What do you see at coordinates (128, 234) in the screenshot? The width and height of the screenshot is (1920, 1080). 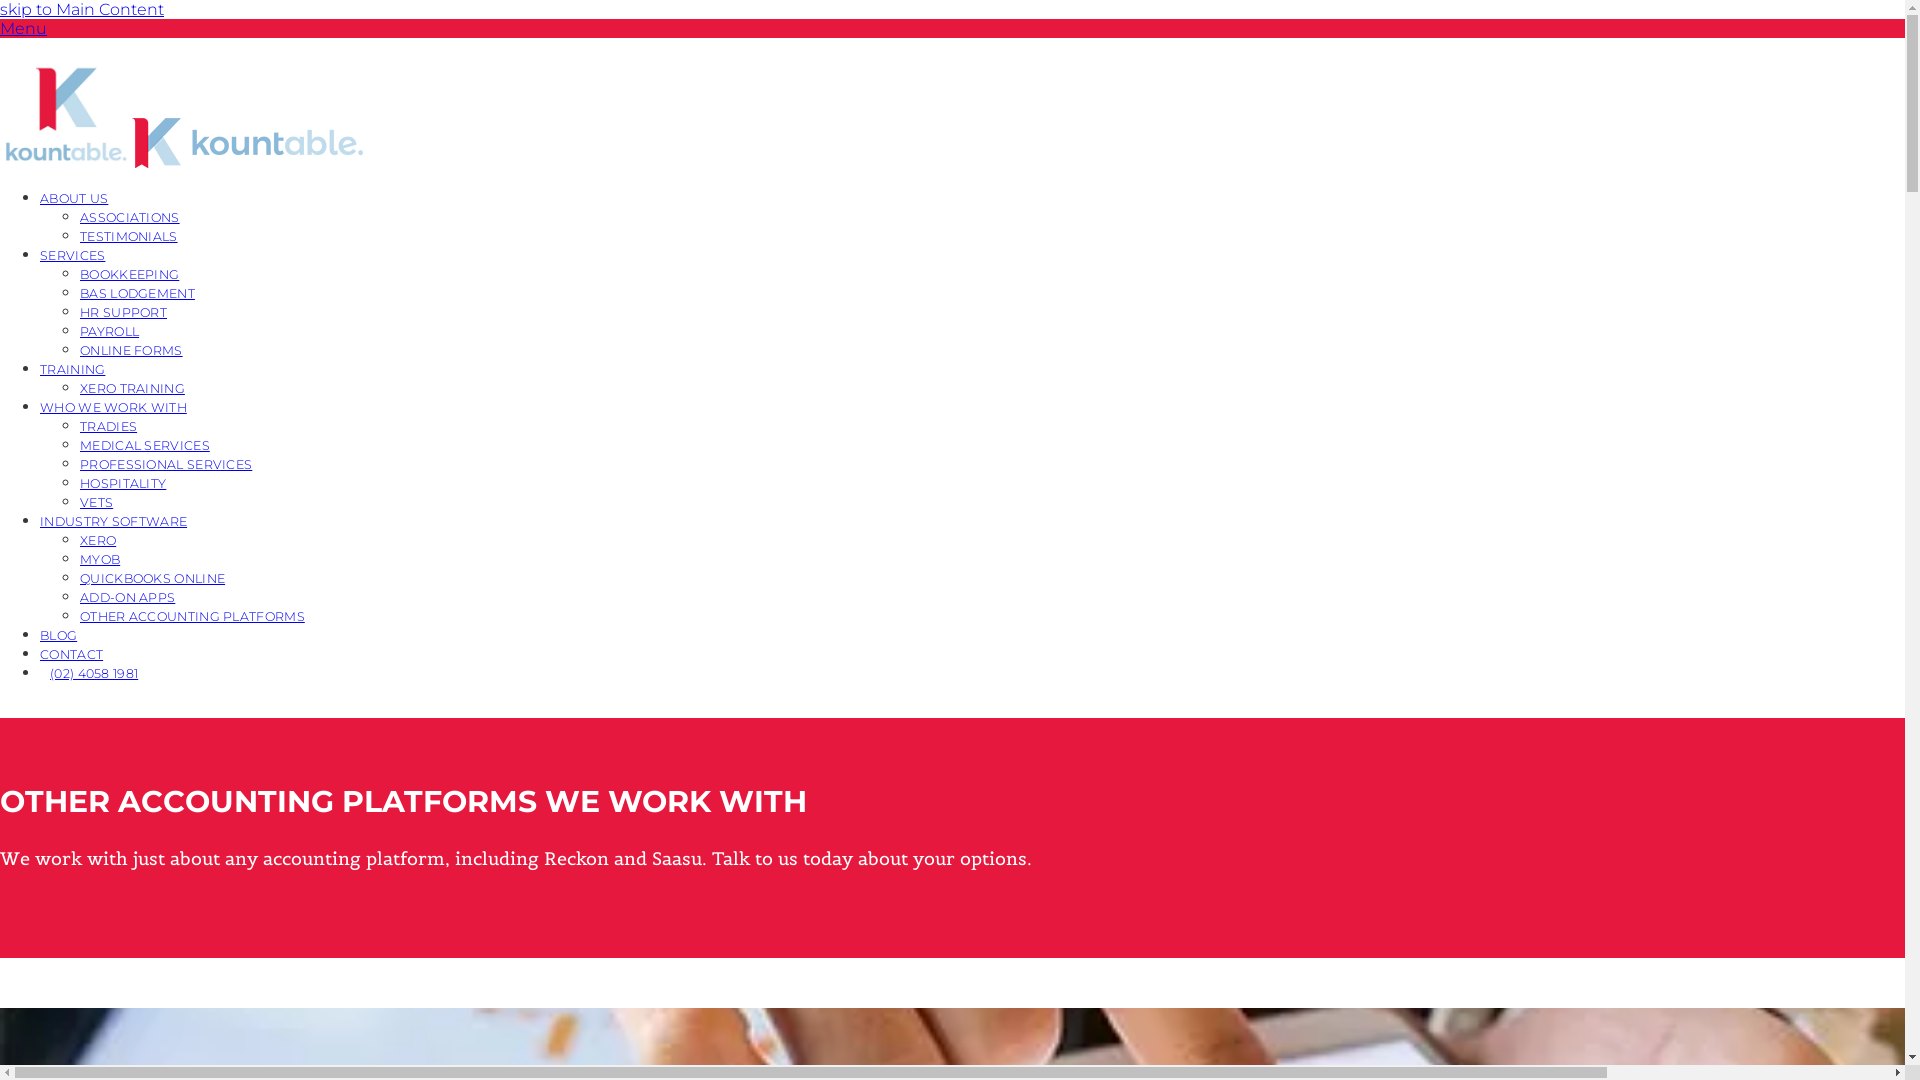 I see `'TESTIMONIALS'` at bounding box center [128, 234].